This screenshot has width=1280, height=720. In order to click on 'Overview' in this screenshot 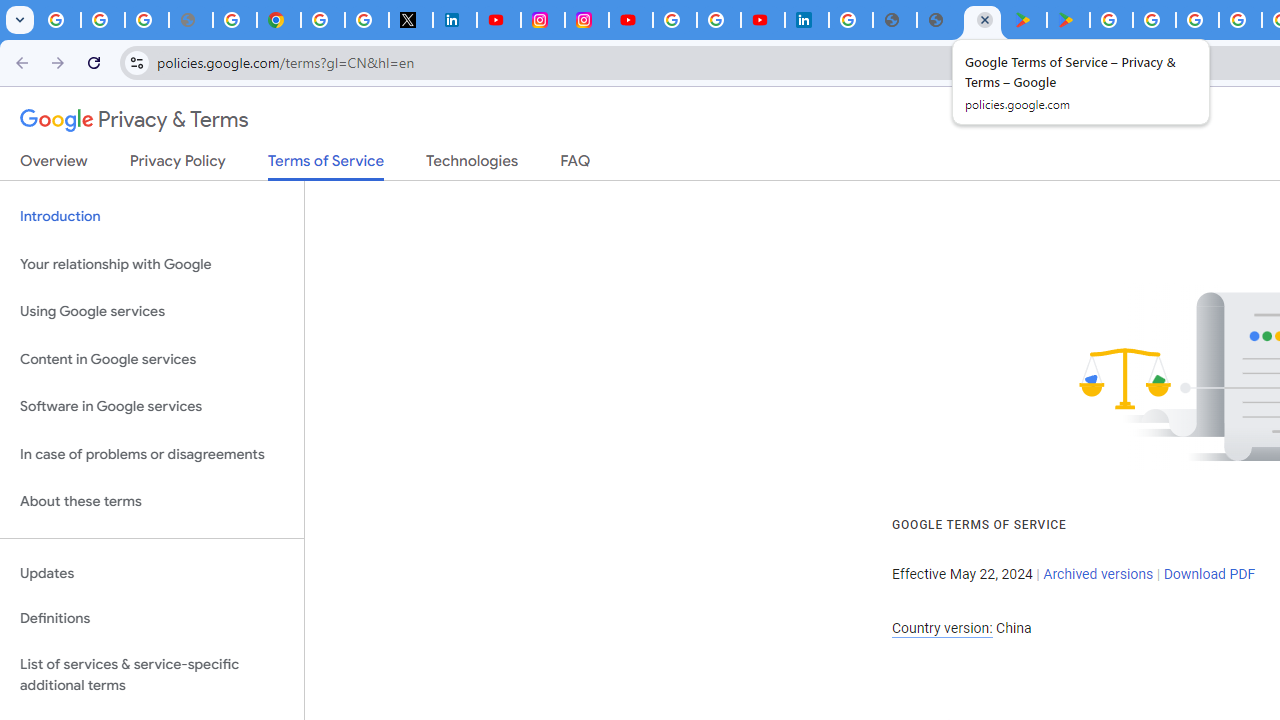, I will do `click(54, 164)`.